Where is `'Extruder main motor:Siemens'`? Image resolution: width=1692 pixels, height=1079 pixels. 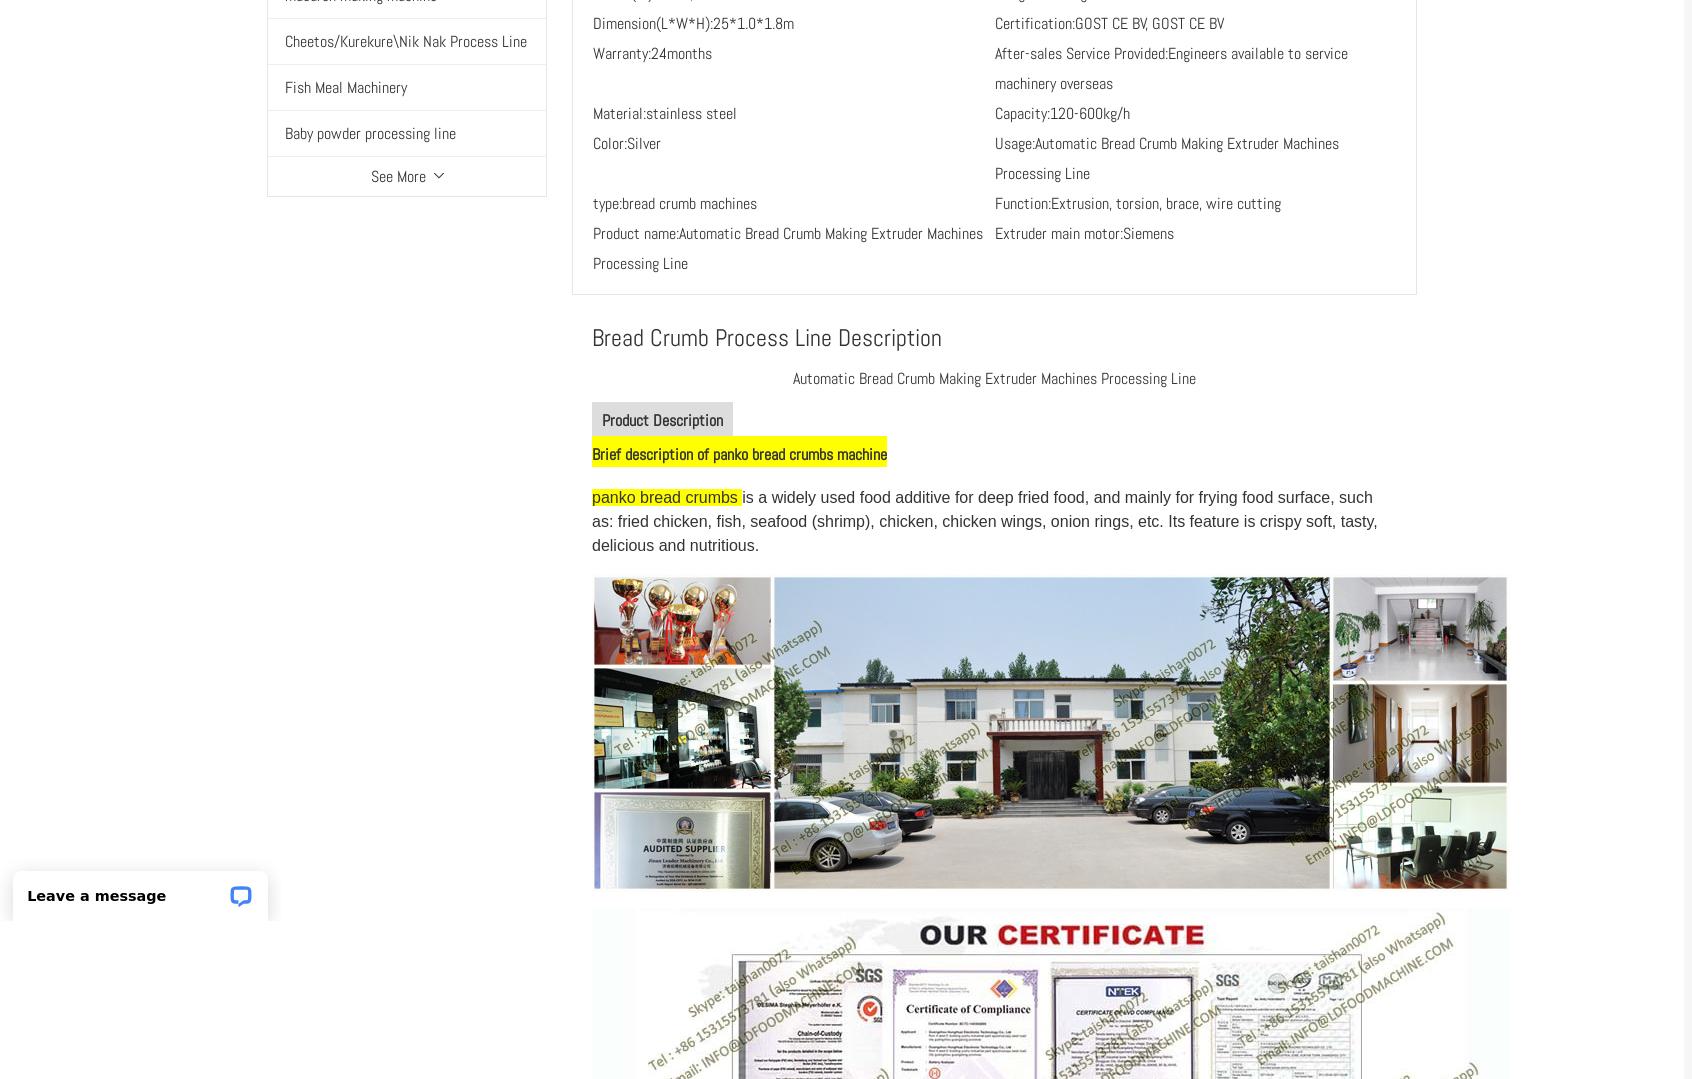
'Extruder main motor:Siemens' is located at coordinates (1083, 231).